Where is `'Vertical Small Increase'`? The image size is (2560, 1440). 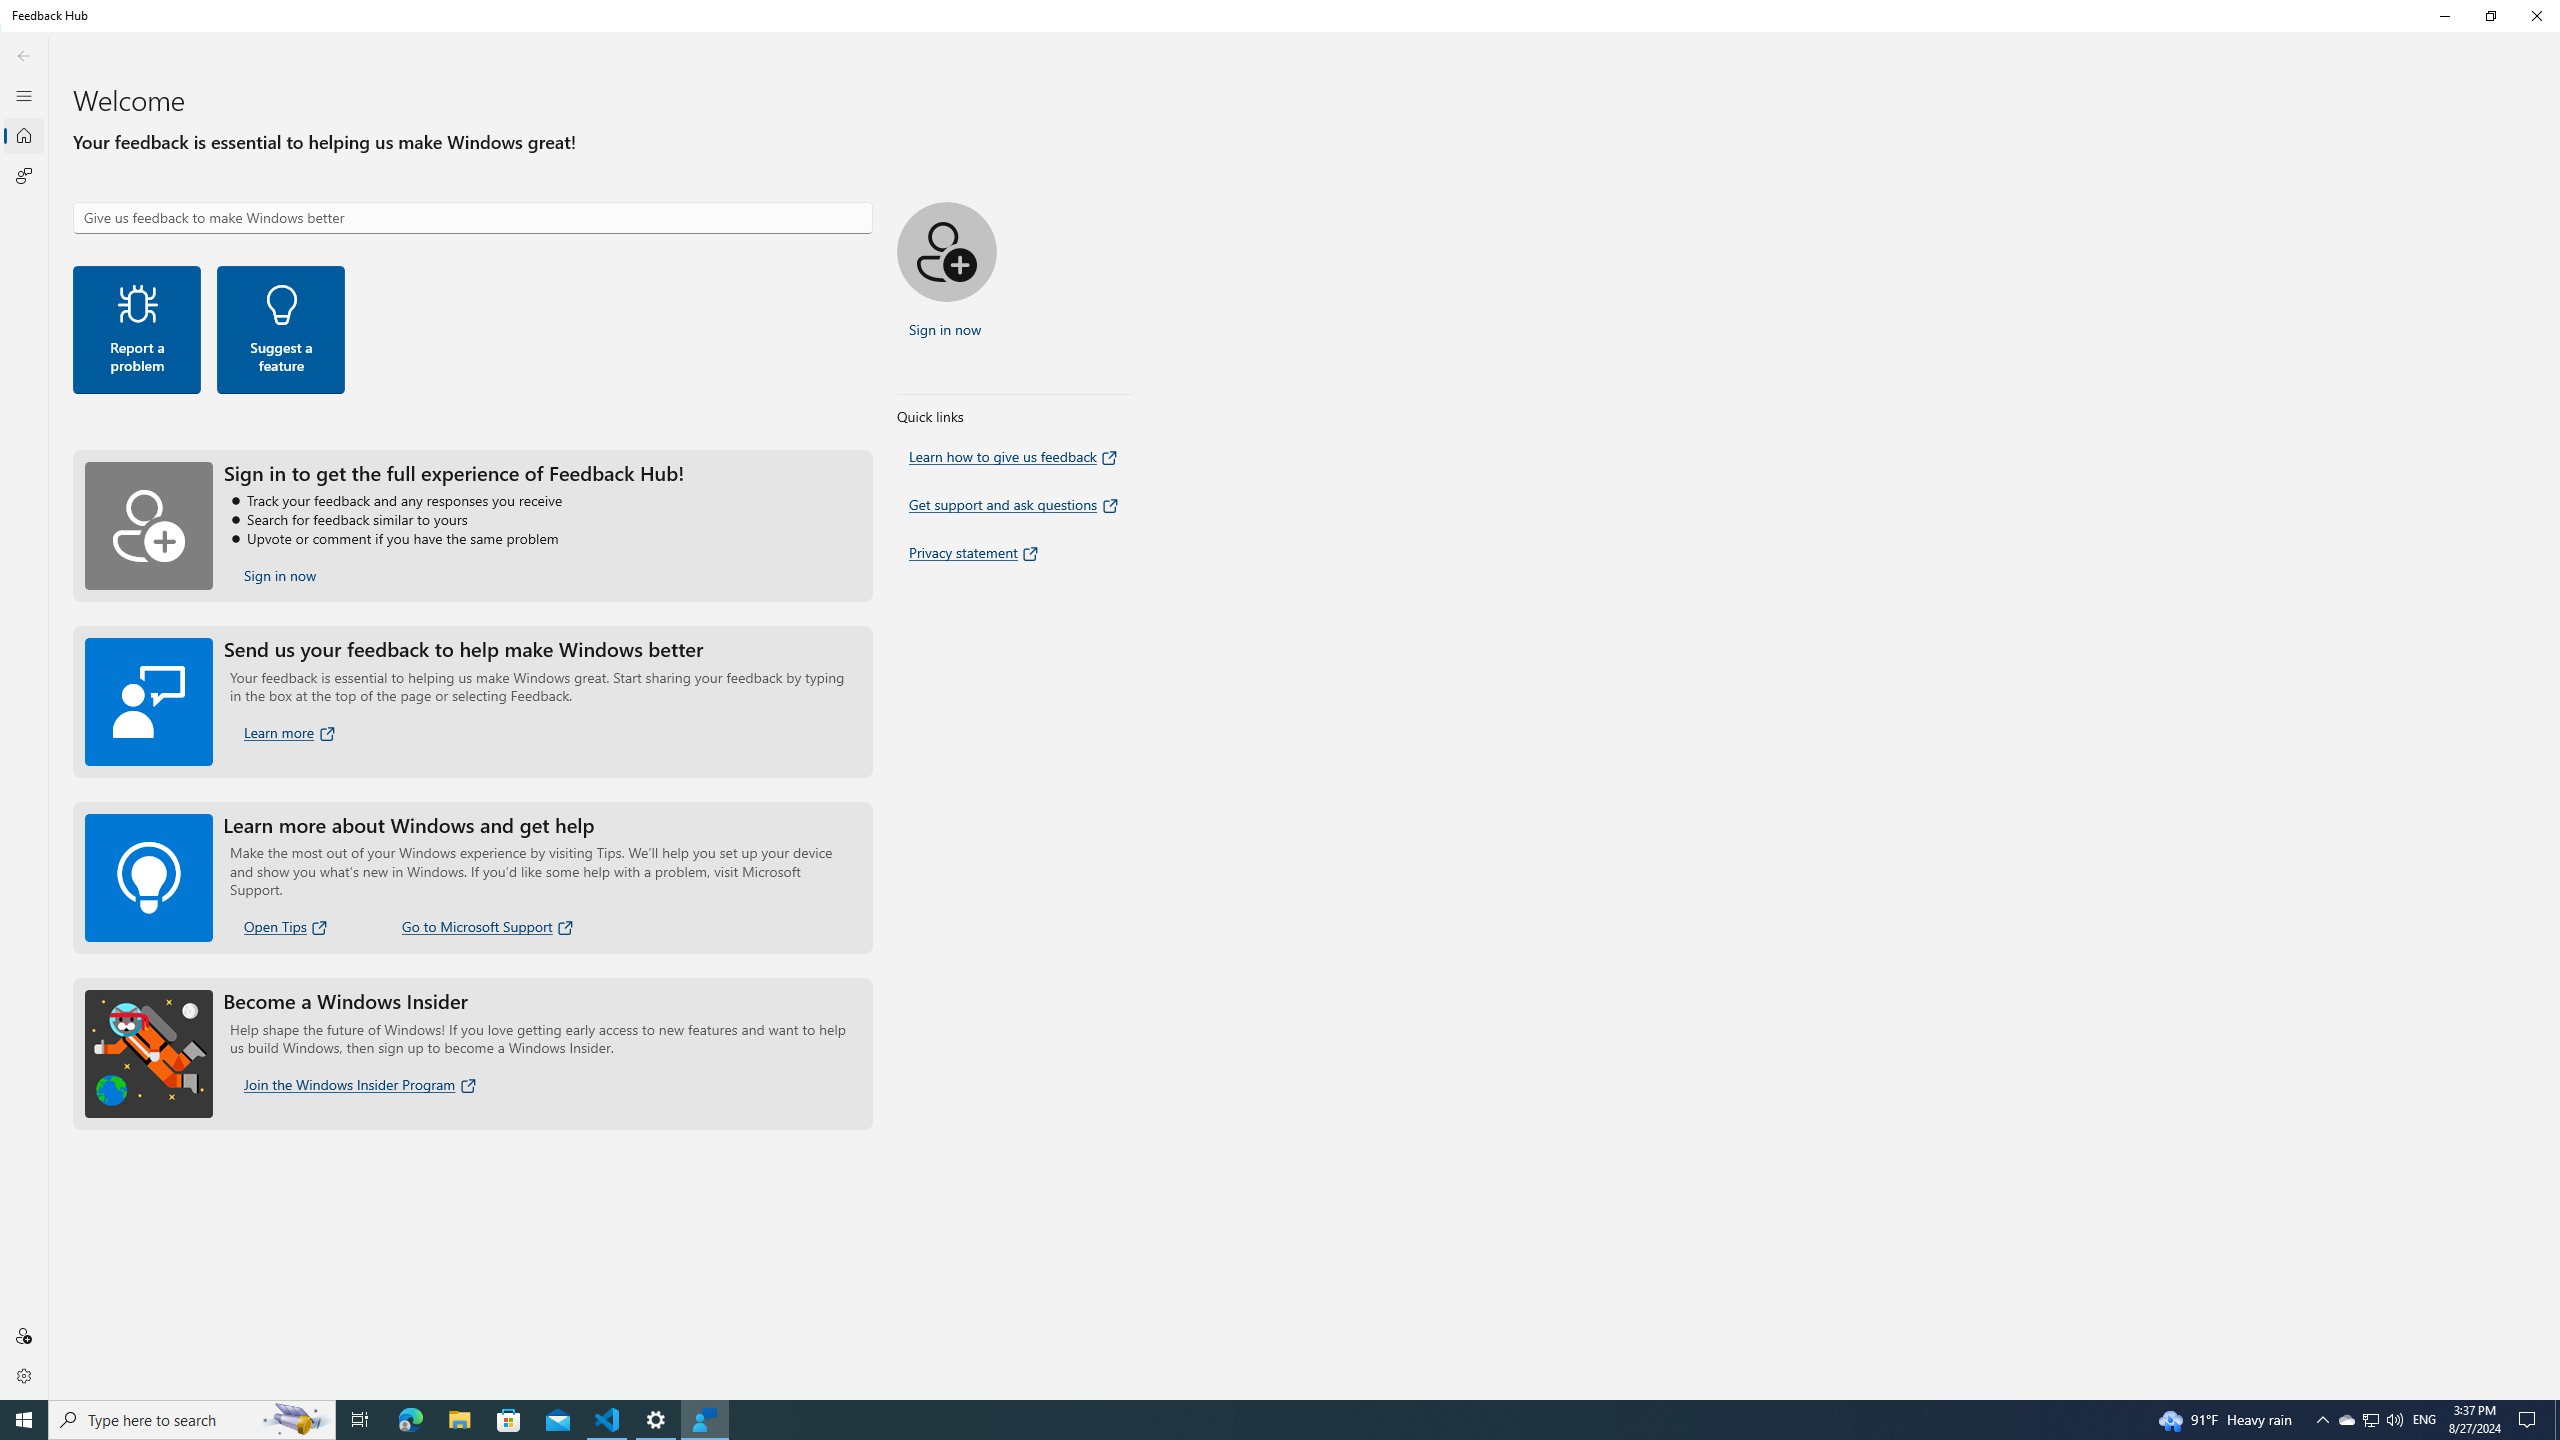 'Vertical Small Increase' is located at coordinates (2552, 1393).